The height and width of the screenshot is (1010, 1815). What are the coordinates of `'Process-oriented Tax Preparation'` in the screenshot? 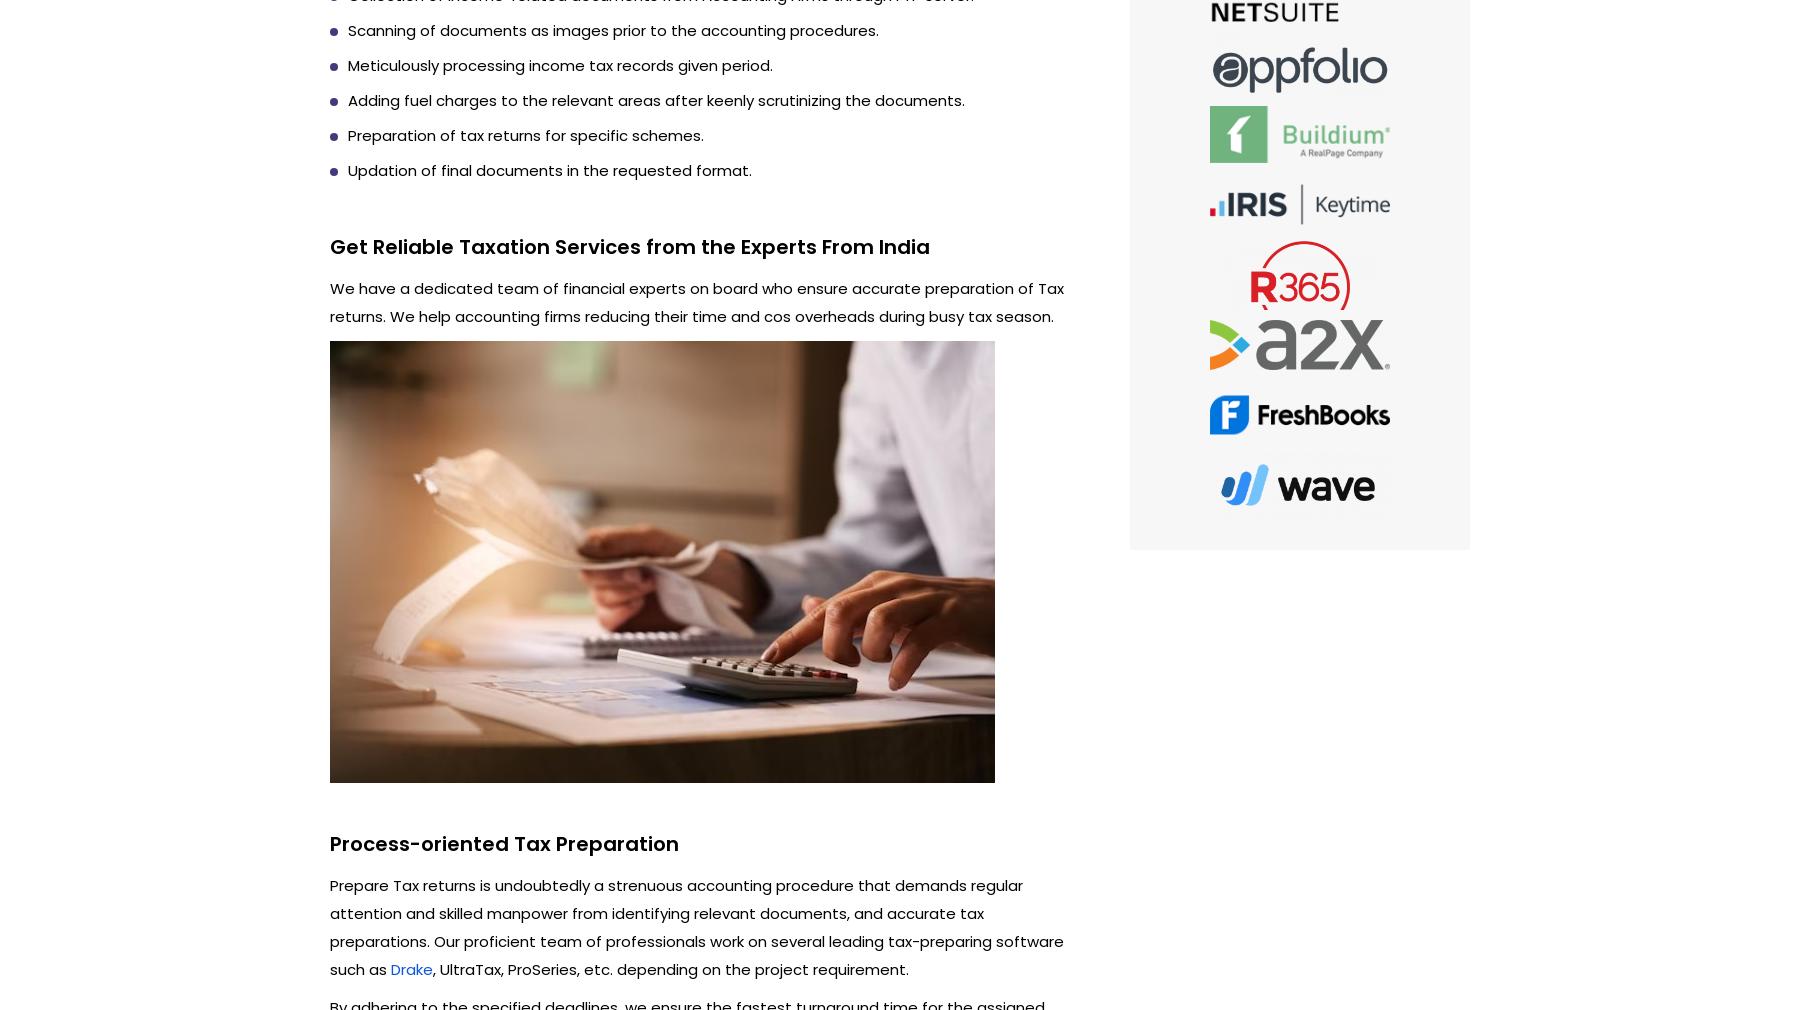 It's located at (328, 843).